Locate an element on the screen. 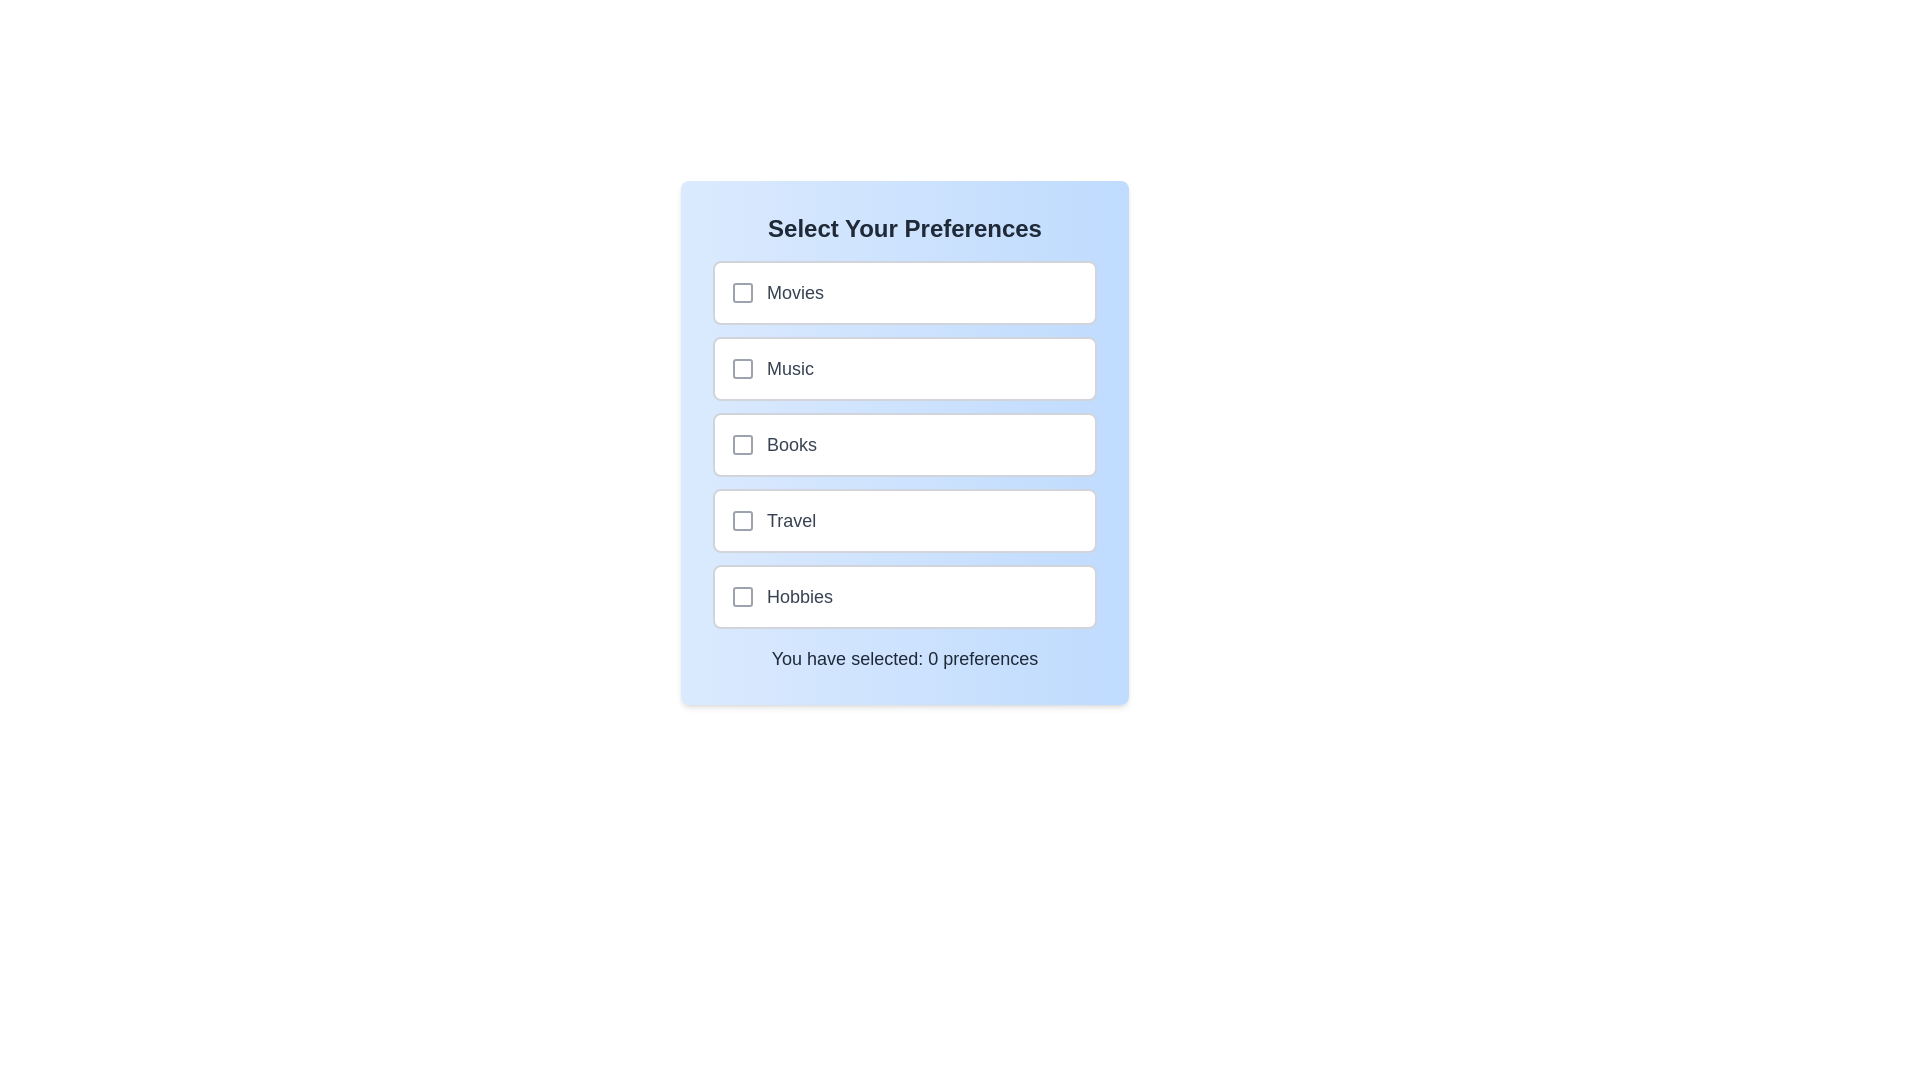 This screenshot has width=1920, height=1080. the preference option Travel to observe the hover effect is located at coordinates (904, 519).